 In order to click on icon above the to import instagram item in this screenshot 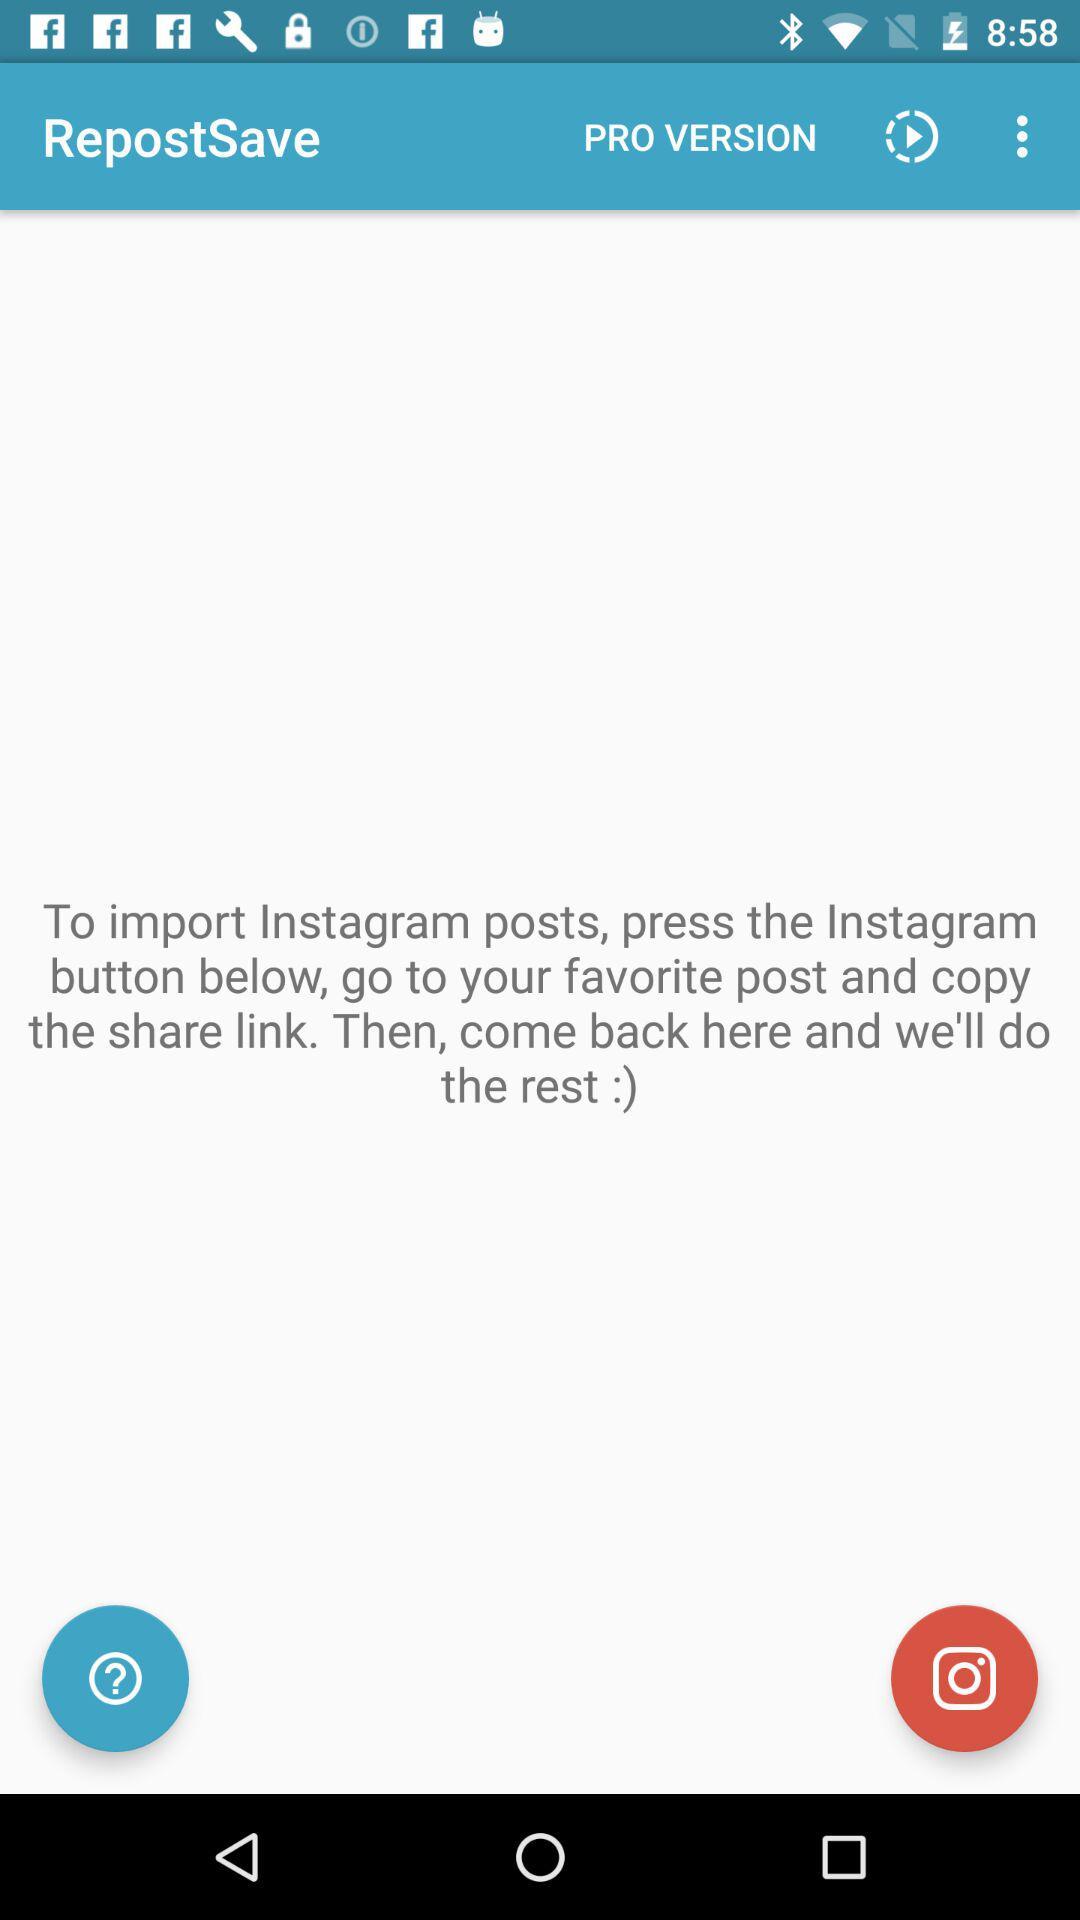, I will do `click(699, 135)`.